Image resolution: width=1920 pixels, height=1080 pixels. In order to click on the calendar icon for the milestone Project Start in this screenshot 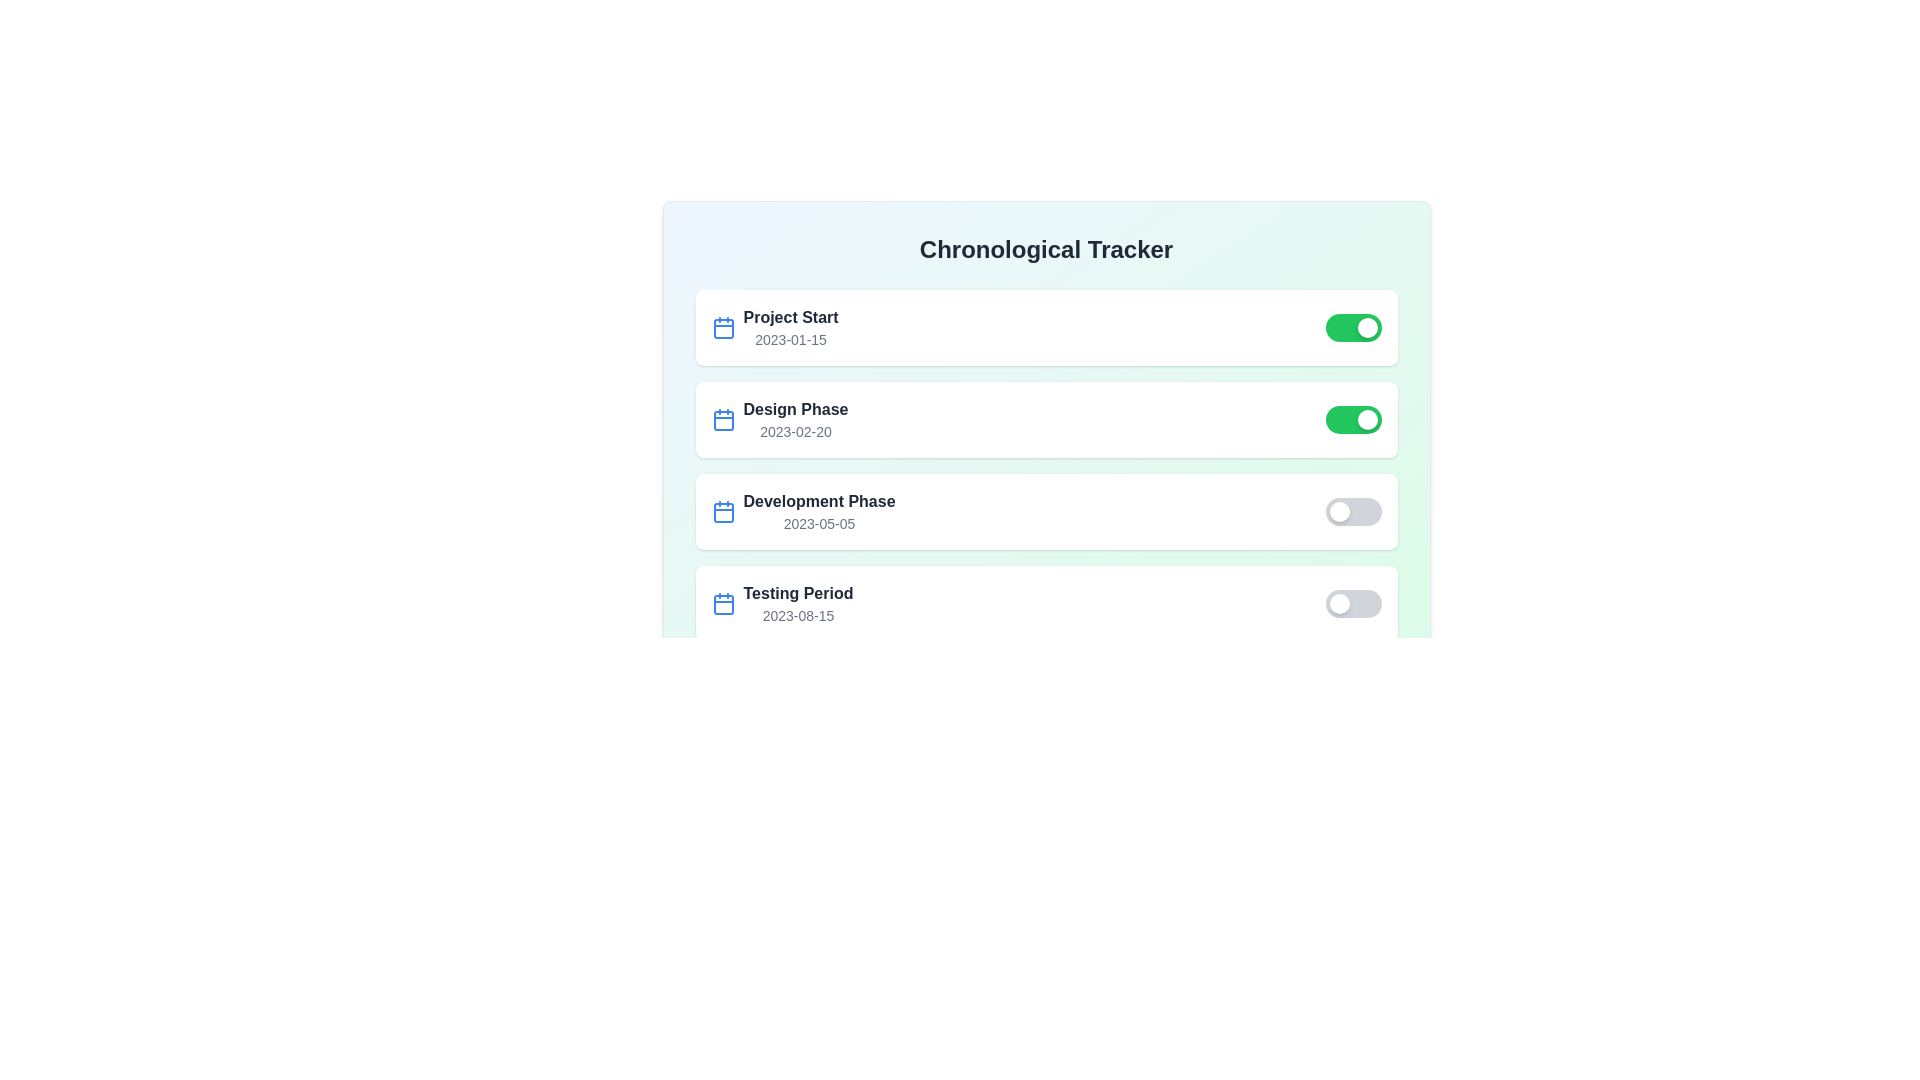, I will do `click(722, 326)`.